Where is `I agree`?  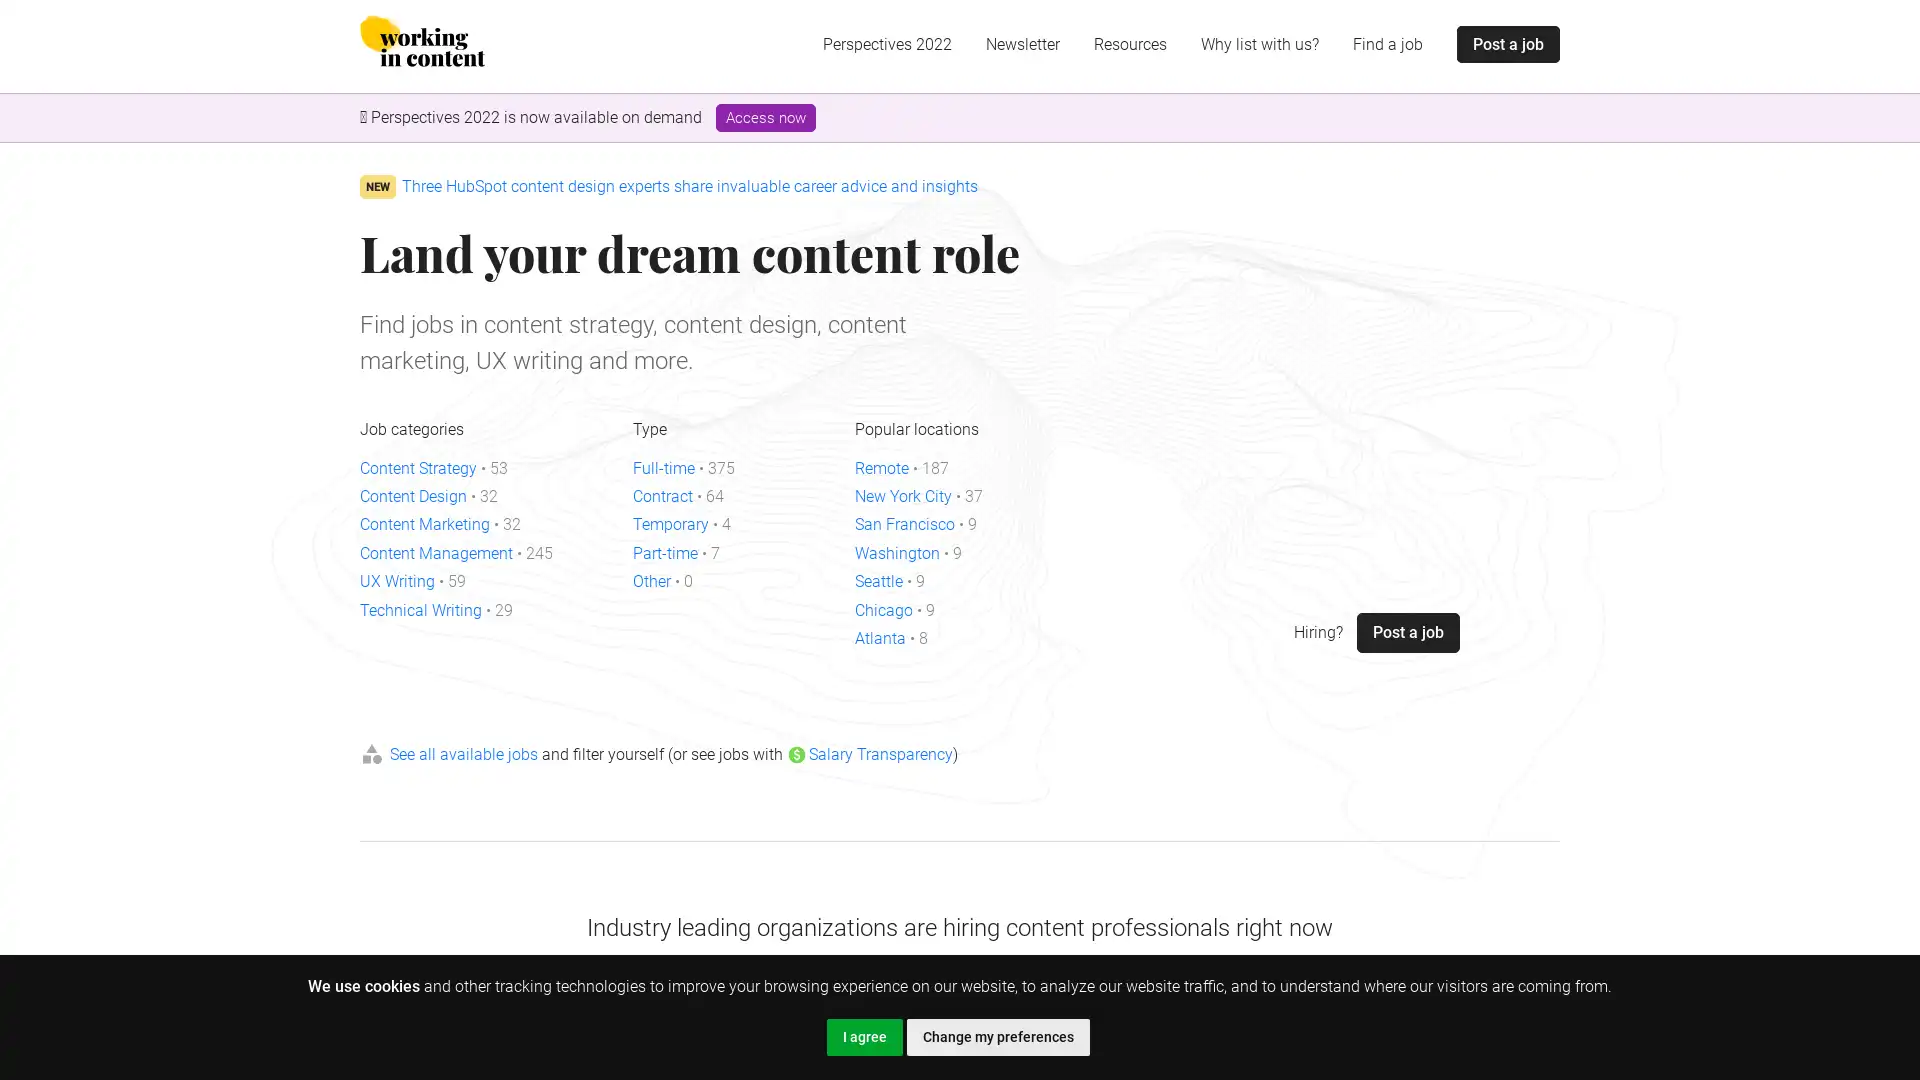
I agree is located at coordinates (864, 1036).